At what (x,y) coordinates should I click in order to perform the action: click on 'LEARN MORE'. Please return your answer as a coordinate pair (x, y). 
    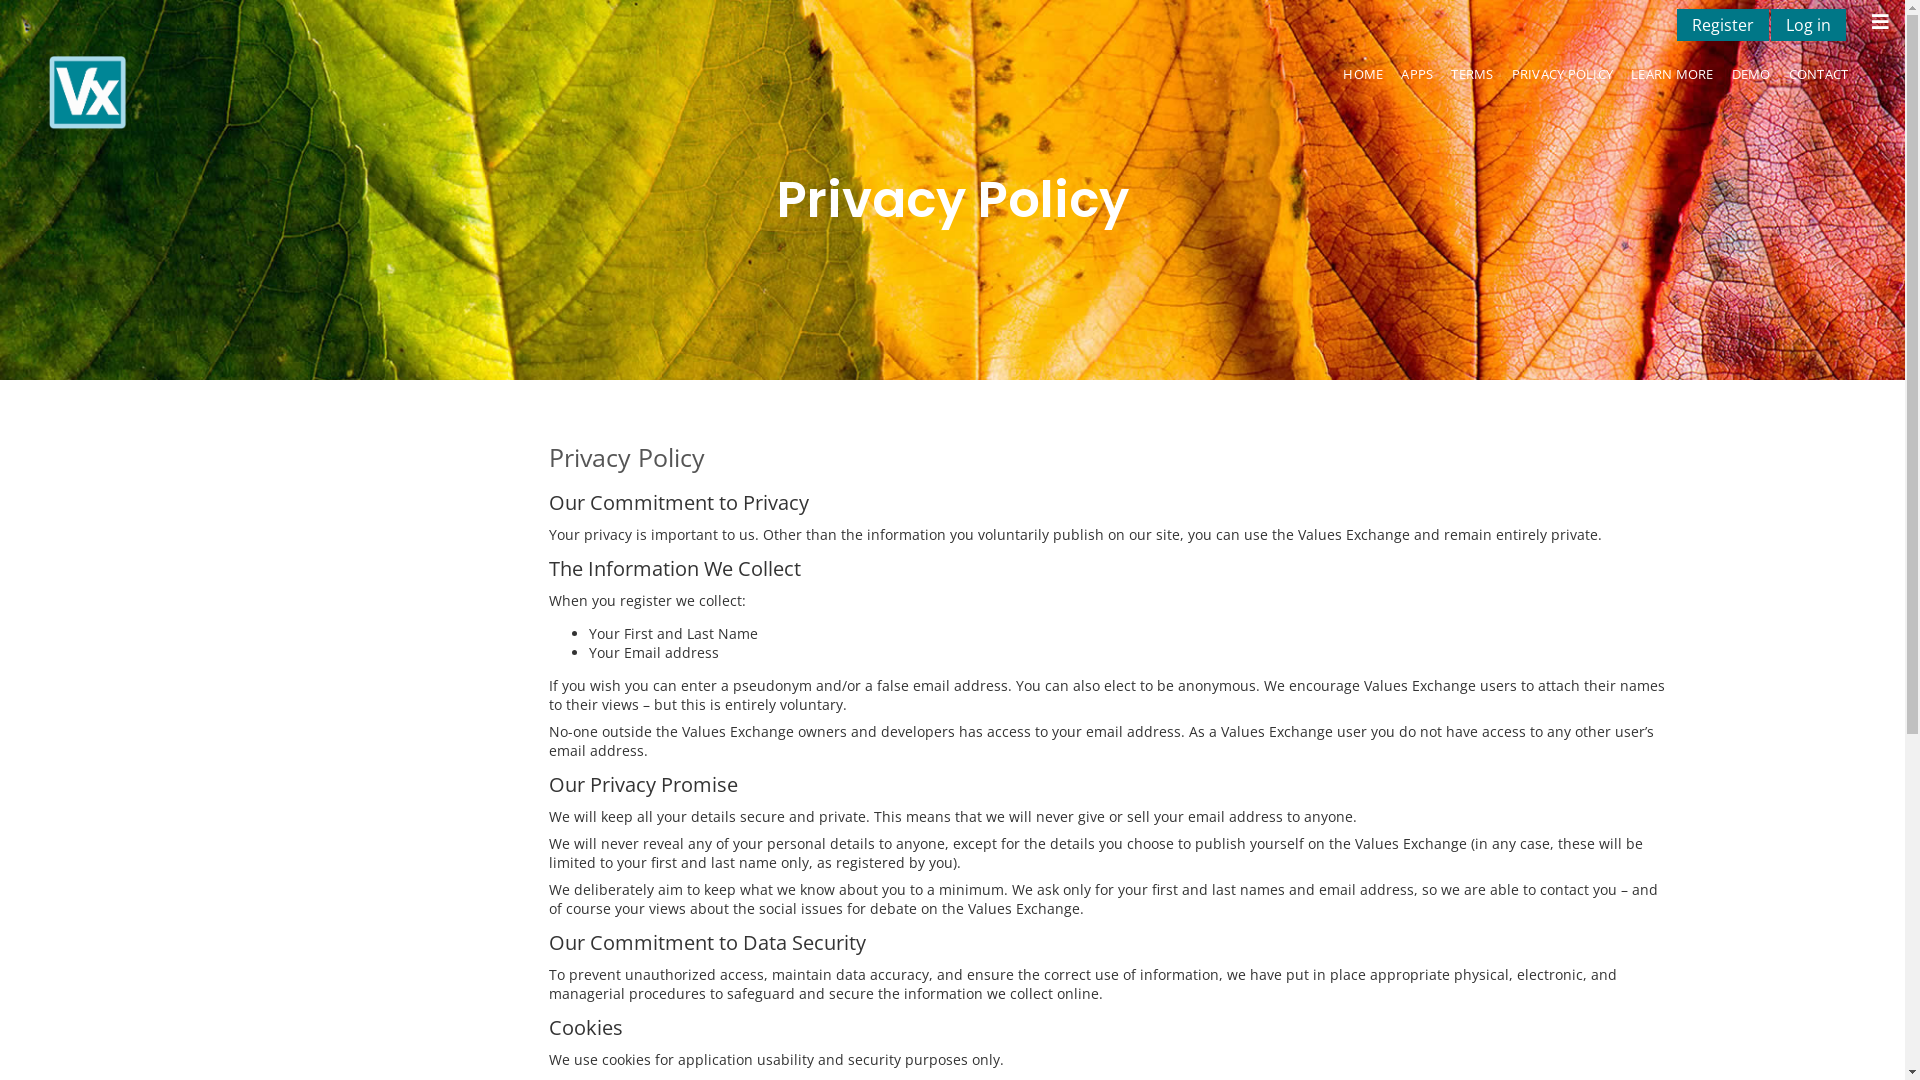
    Looking at the image, I should click on (1672, 72).